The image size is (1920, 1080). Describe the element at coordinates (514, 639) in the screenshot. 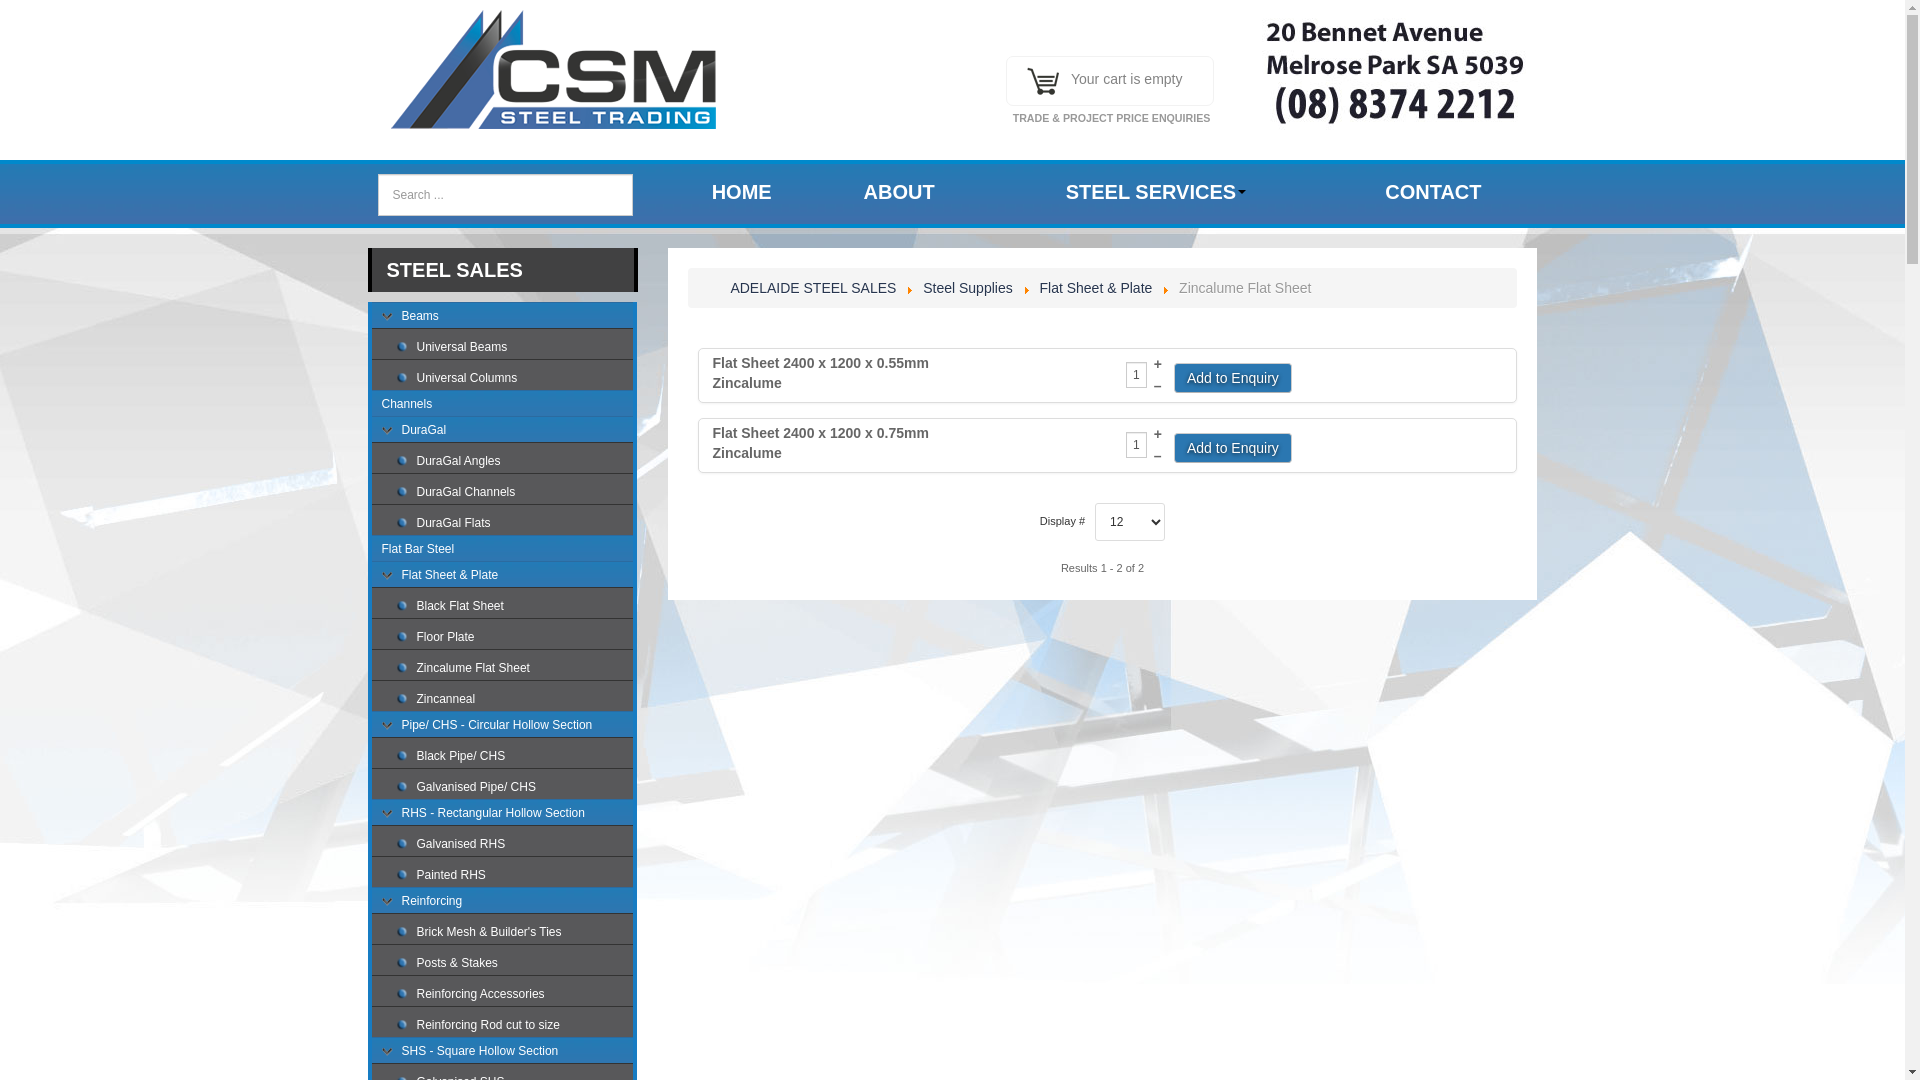

I see `'Floor Plate'` at that location.